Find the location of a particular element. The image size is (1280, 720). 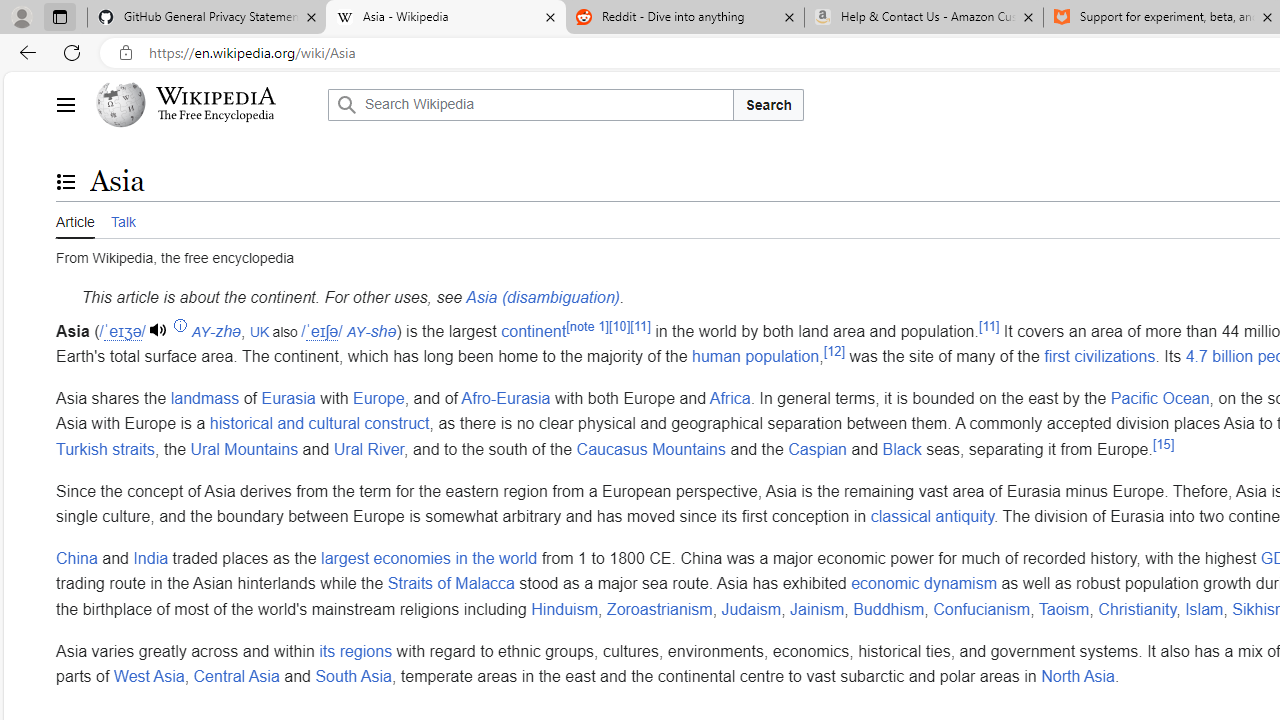

'Zoroastrianism' is located at coordinates (659, 607).